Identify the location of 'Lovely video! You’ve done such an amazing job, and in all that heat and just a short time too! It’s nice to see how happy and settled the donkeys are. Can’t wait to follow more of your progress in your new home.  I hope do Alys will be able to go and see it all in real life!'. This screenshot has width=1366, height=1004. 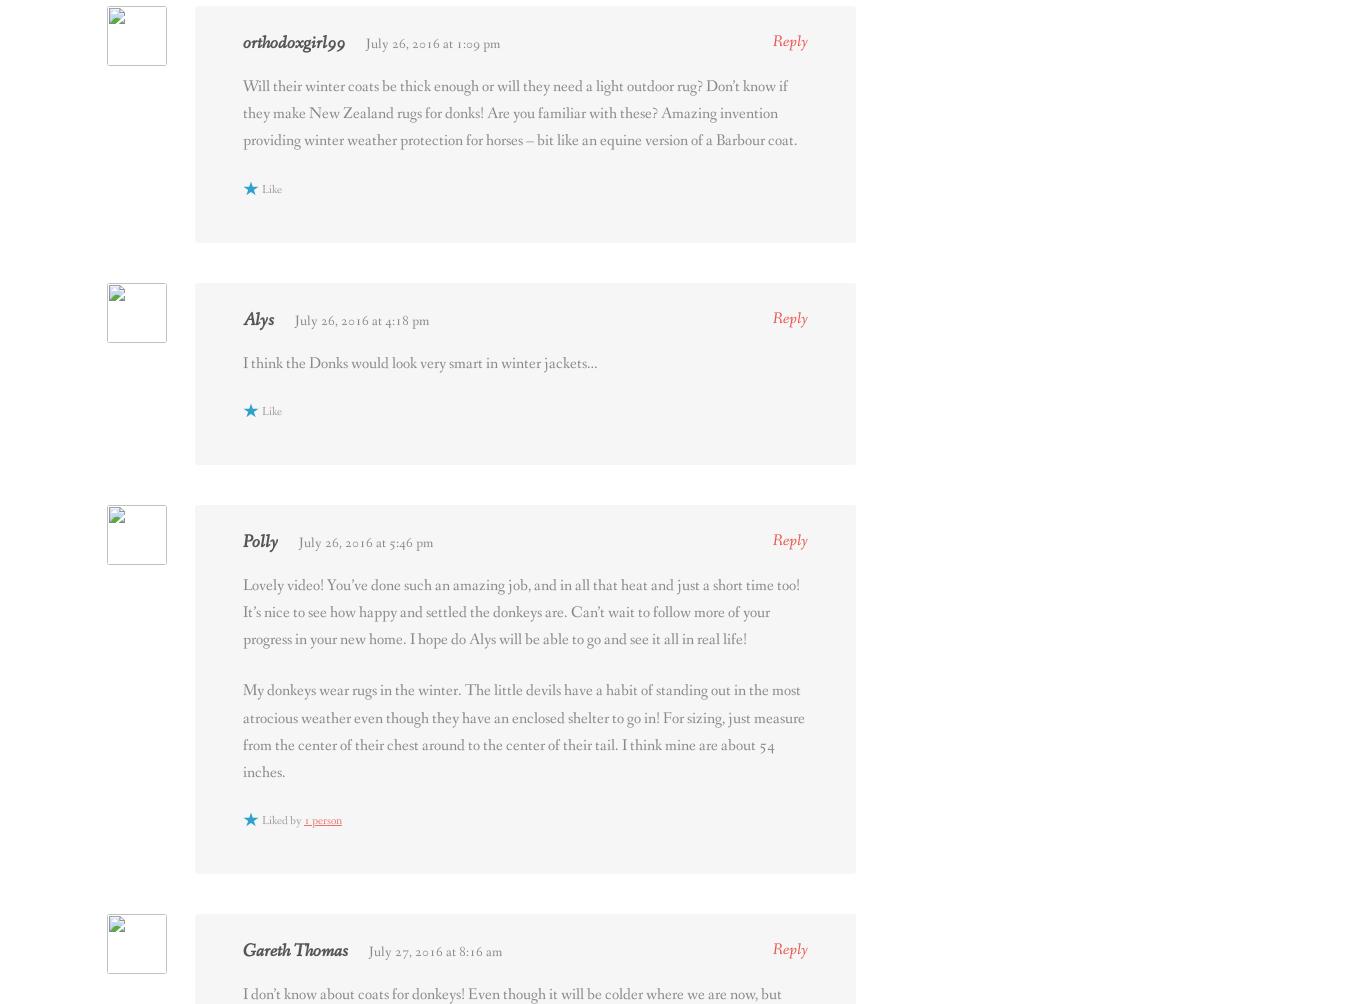
(243, 612).